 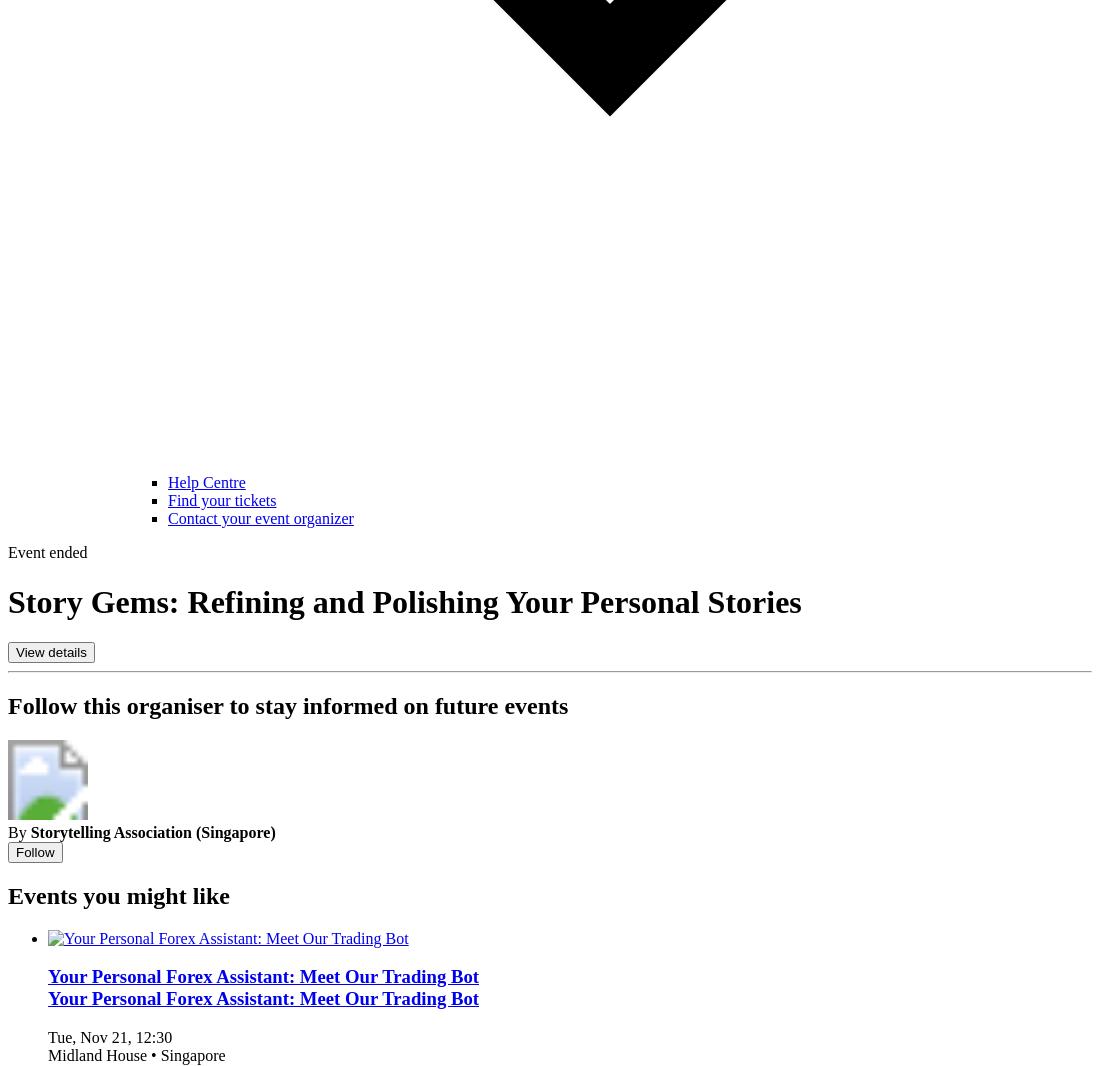 I want to click on 'Help Centre', so click(x=205, y=482).